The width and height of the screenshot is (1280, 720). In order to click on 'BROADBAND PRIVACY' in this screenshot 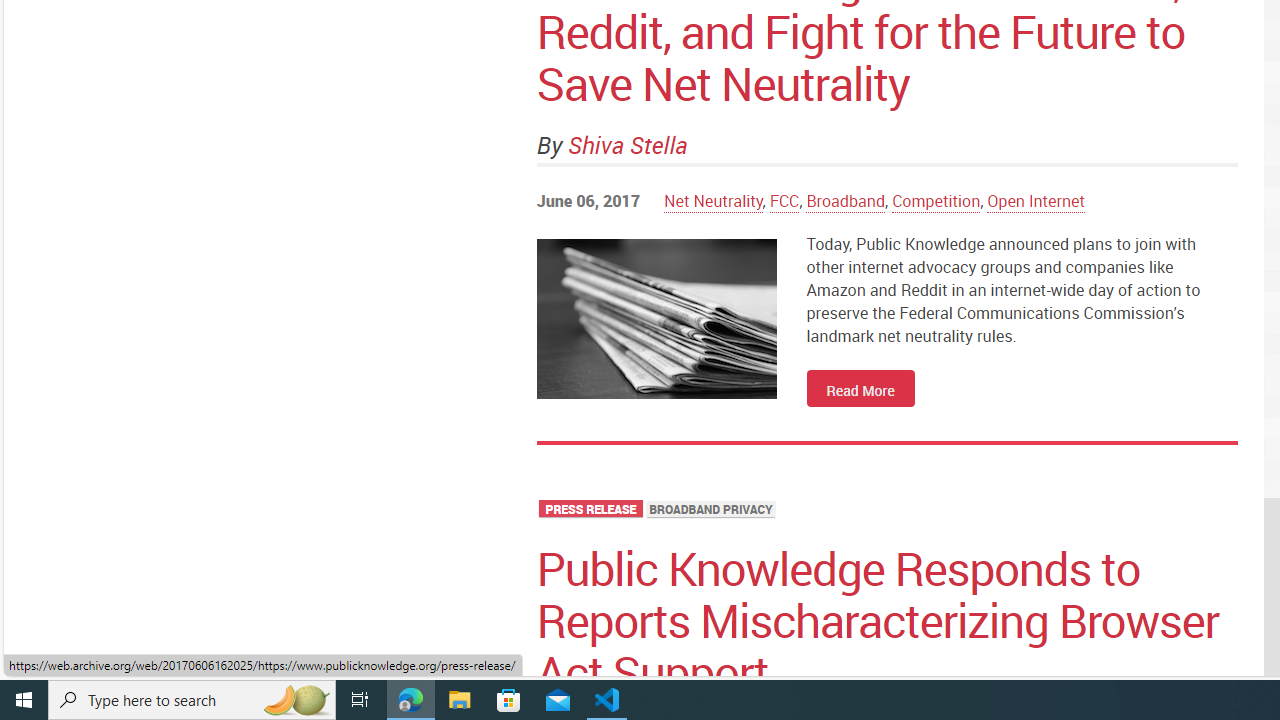, I will do `click(711, 508)`.